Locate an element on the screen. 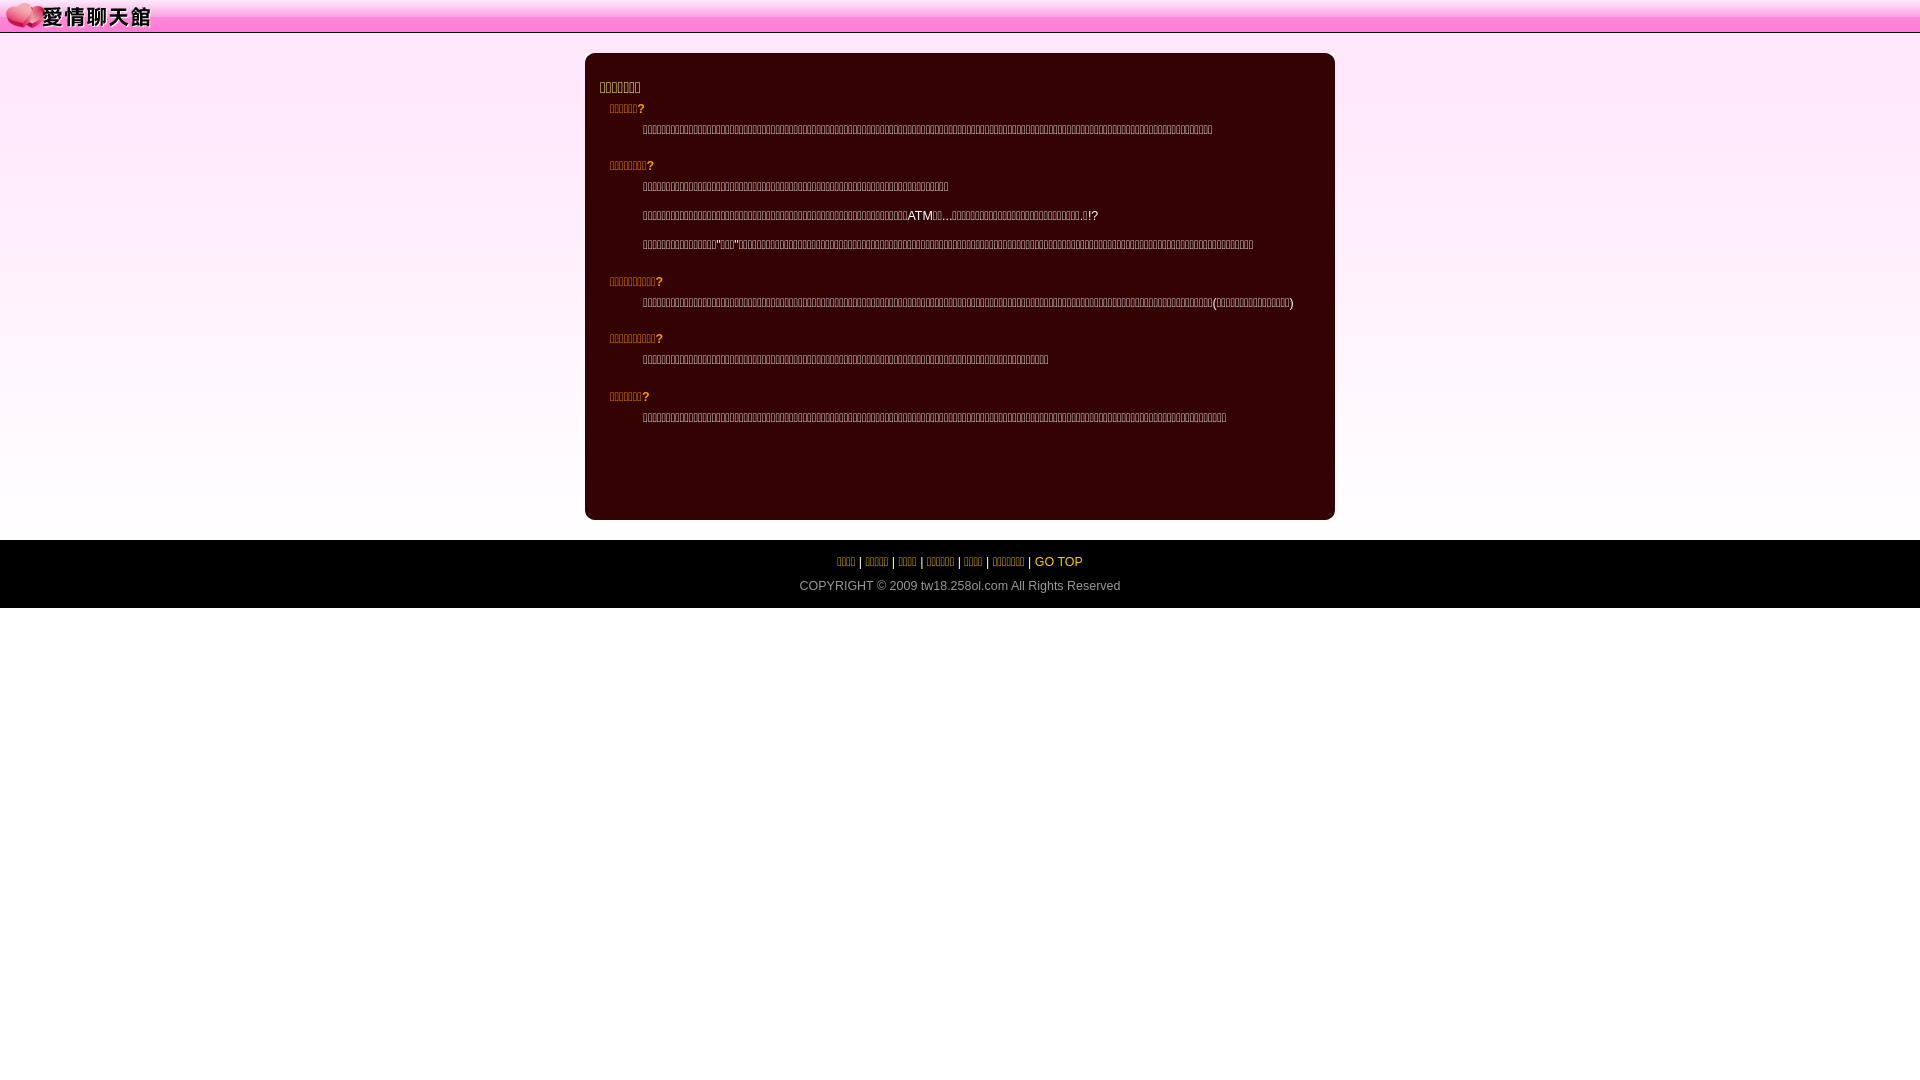 This screenshot has width=1920, height=1080. 'GO TOP' is located at coordinates (1058, 562).